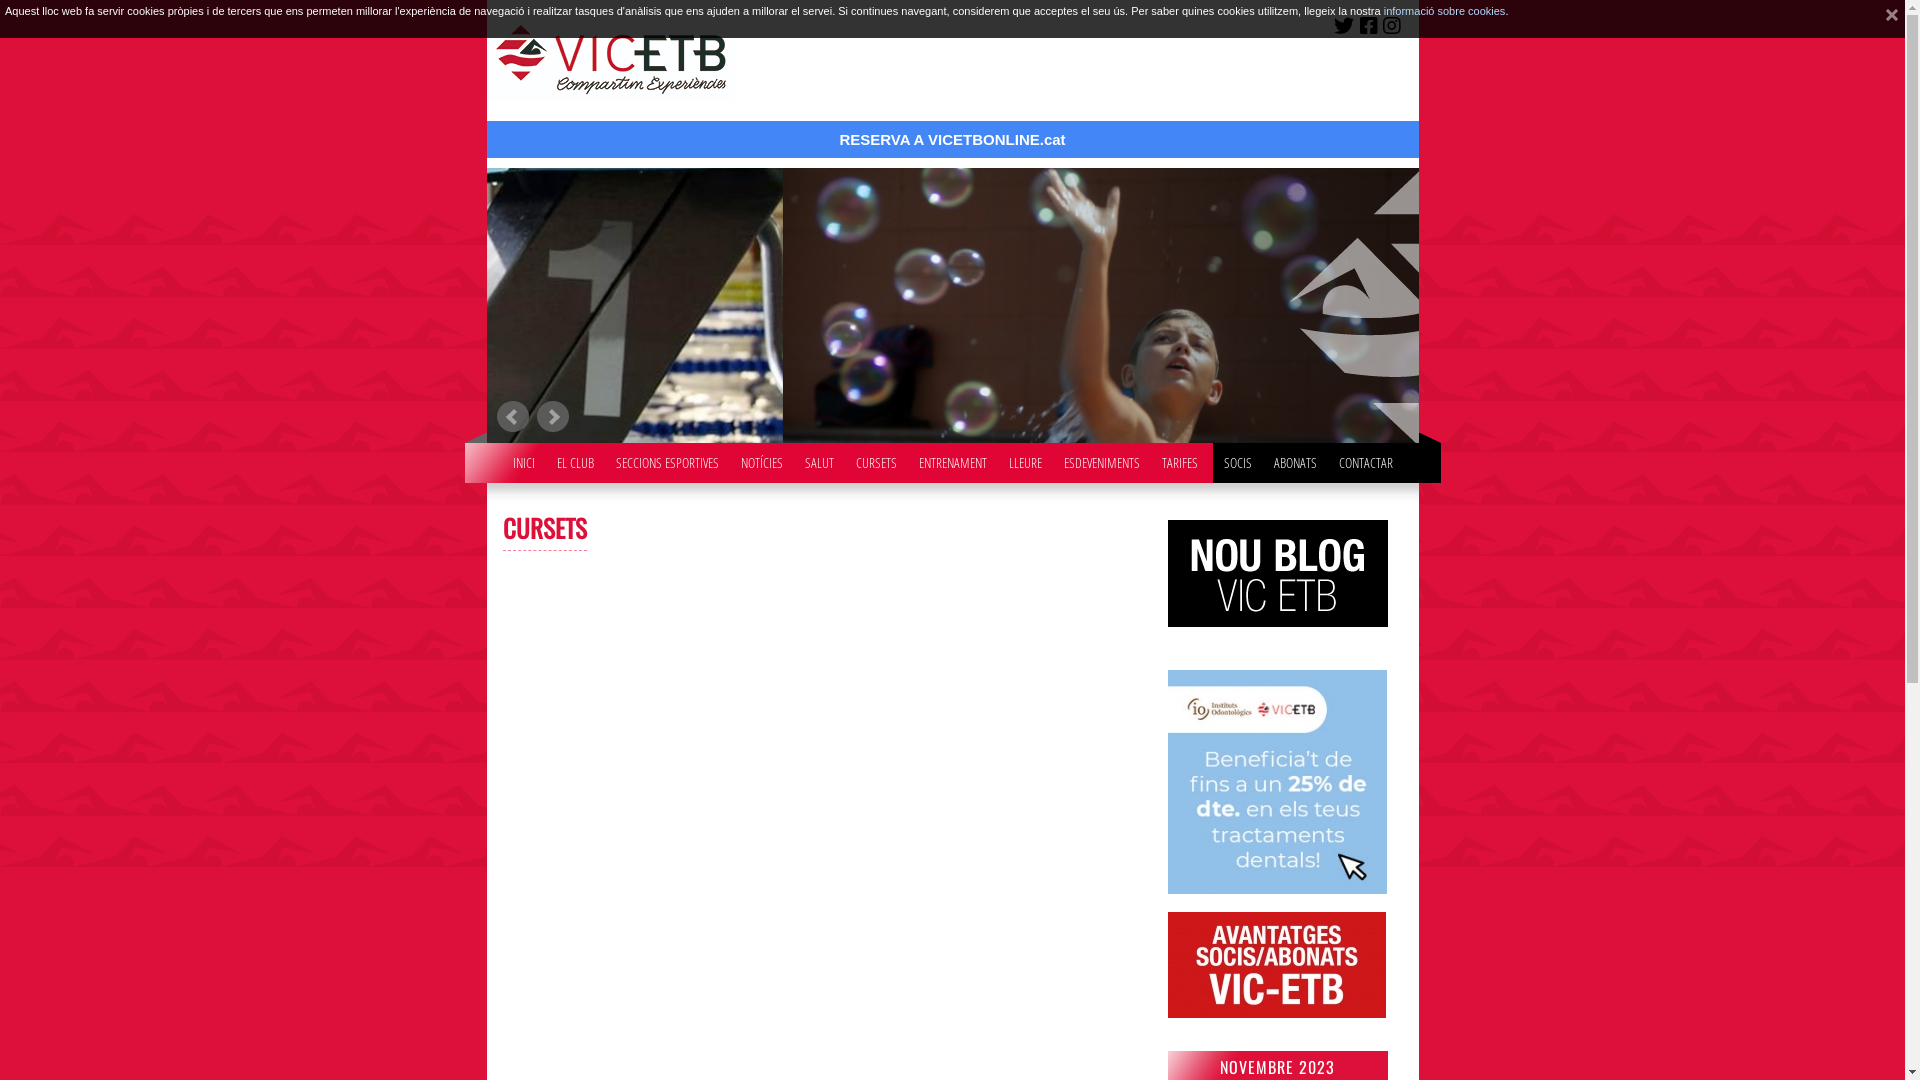 Image resolution: width=1920 pixels, height=1080 pixels. I want to click on 'CONTACTAR', so click(1363, 458).